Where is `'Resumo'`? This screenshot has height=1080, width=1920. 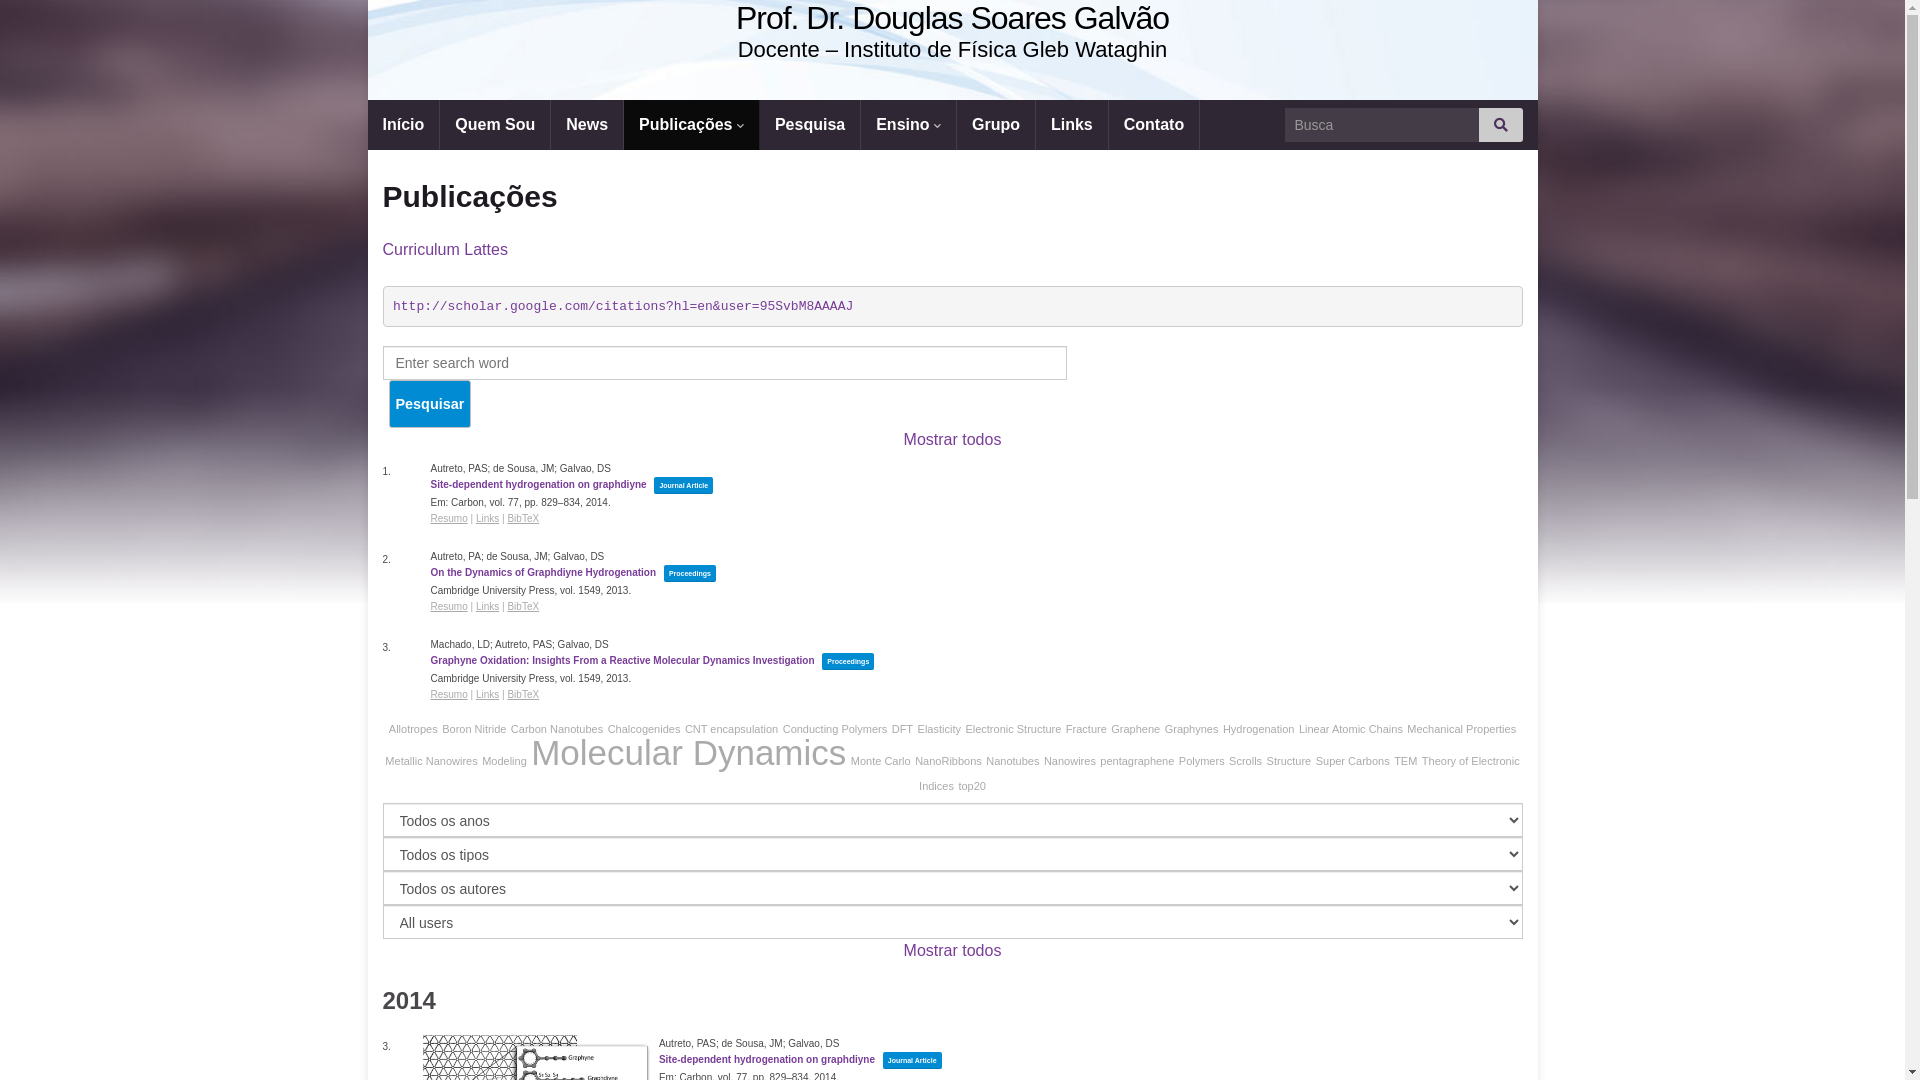
'Resumo' is located at coordinates (429, 517).